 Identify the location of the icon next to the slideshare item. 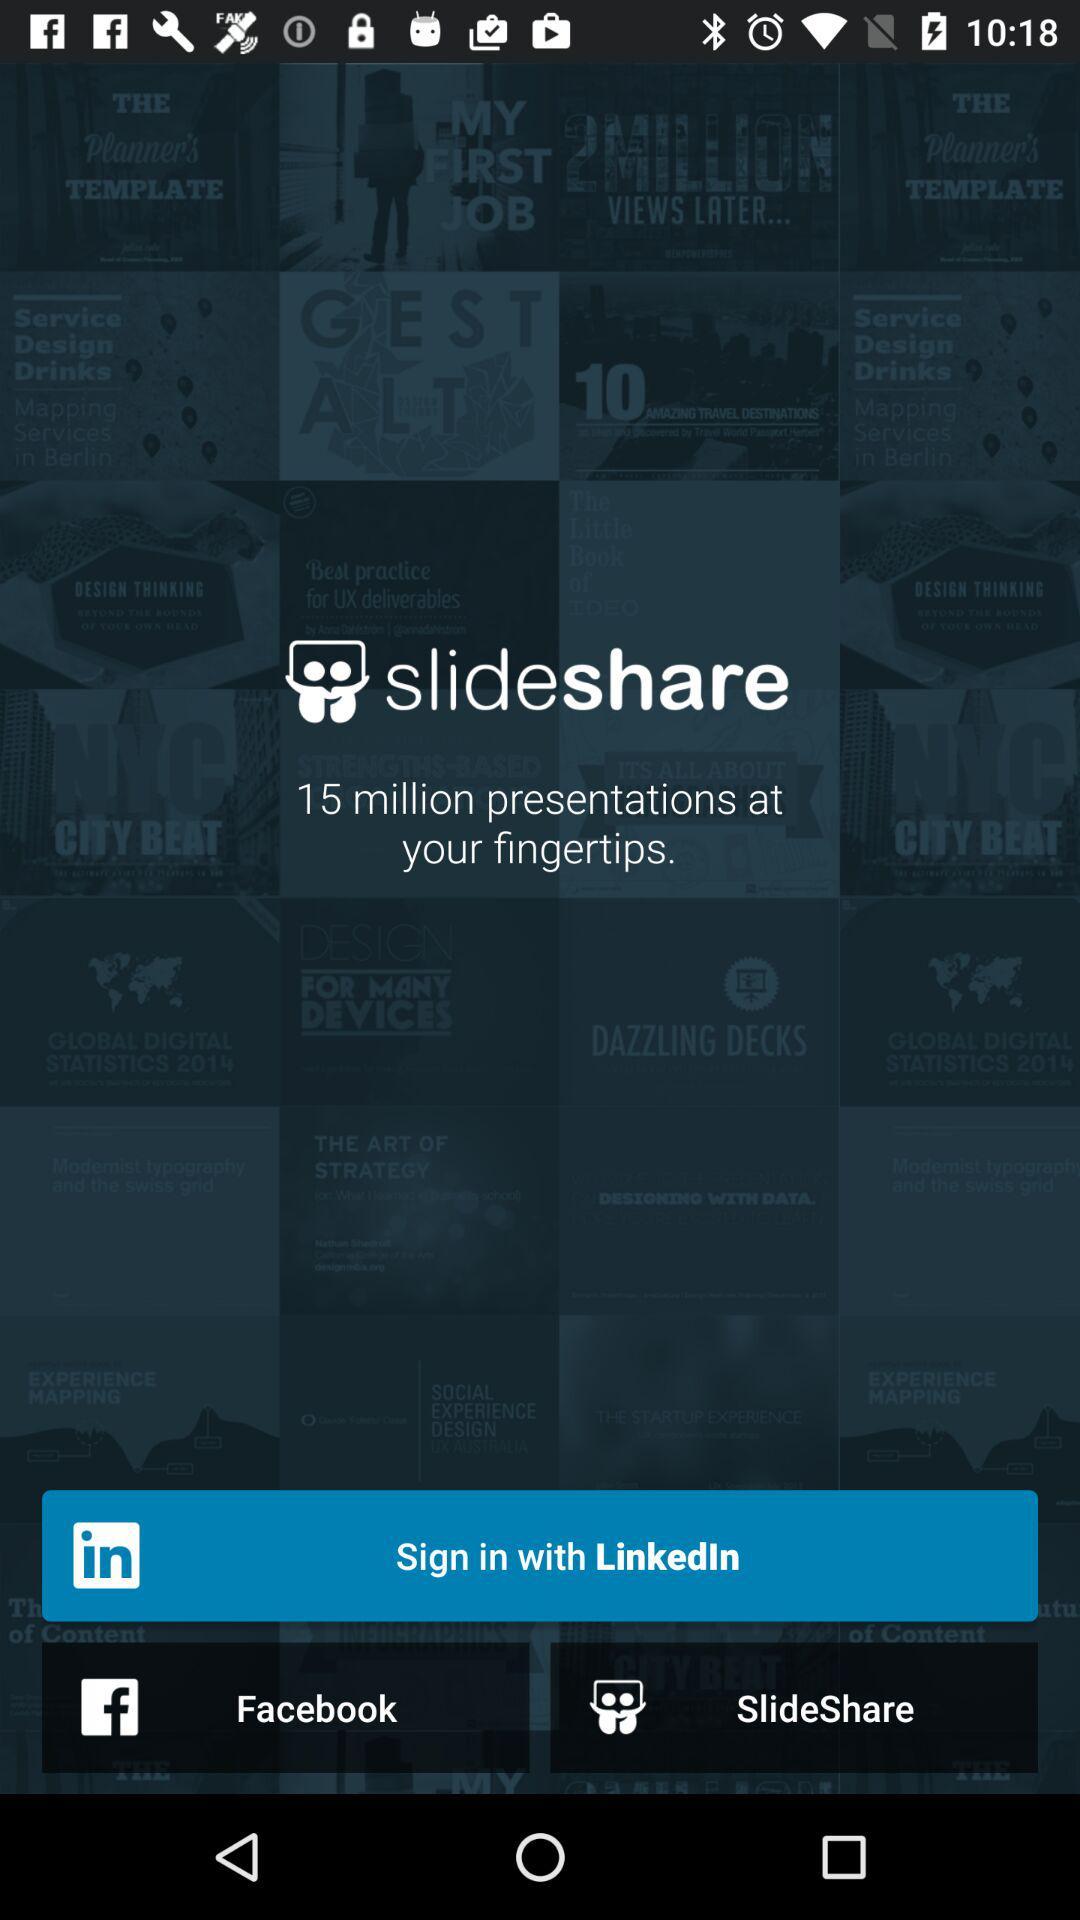
(285, 1706).